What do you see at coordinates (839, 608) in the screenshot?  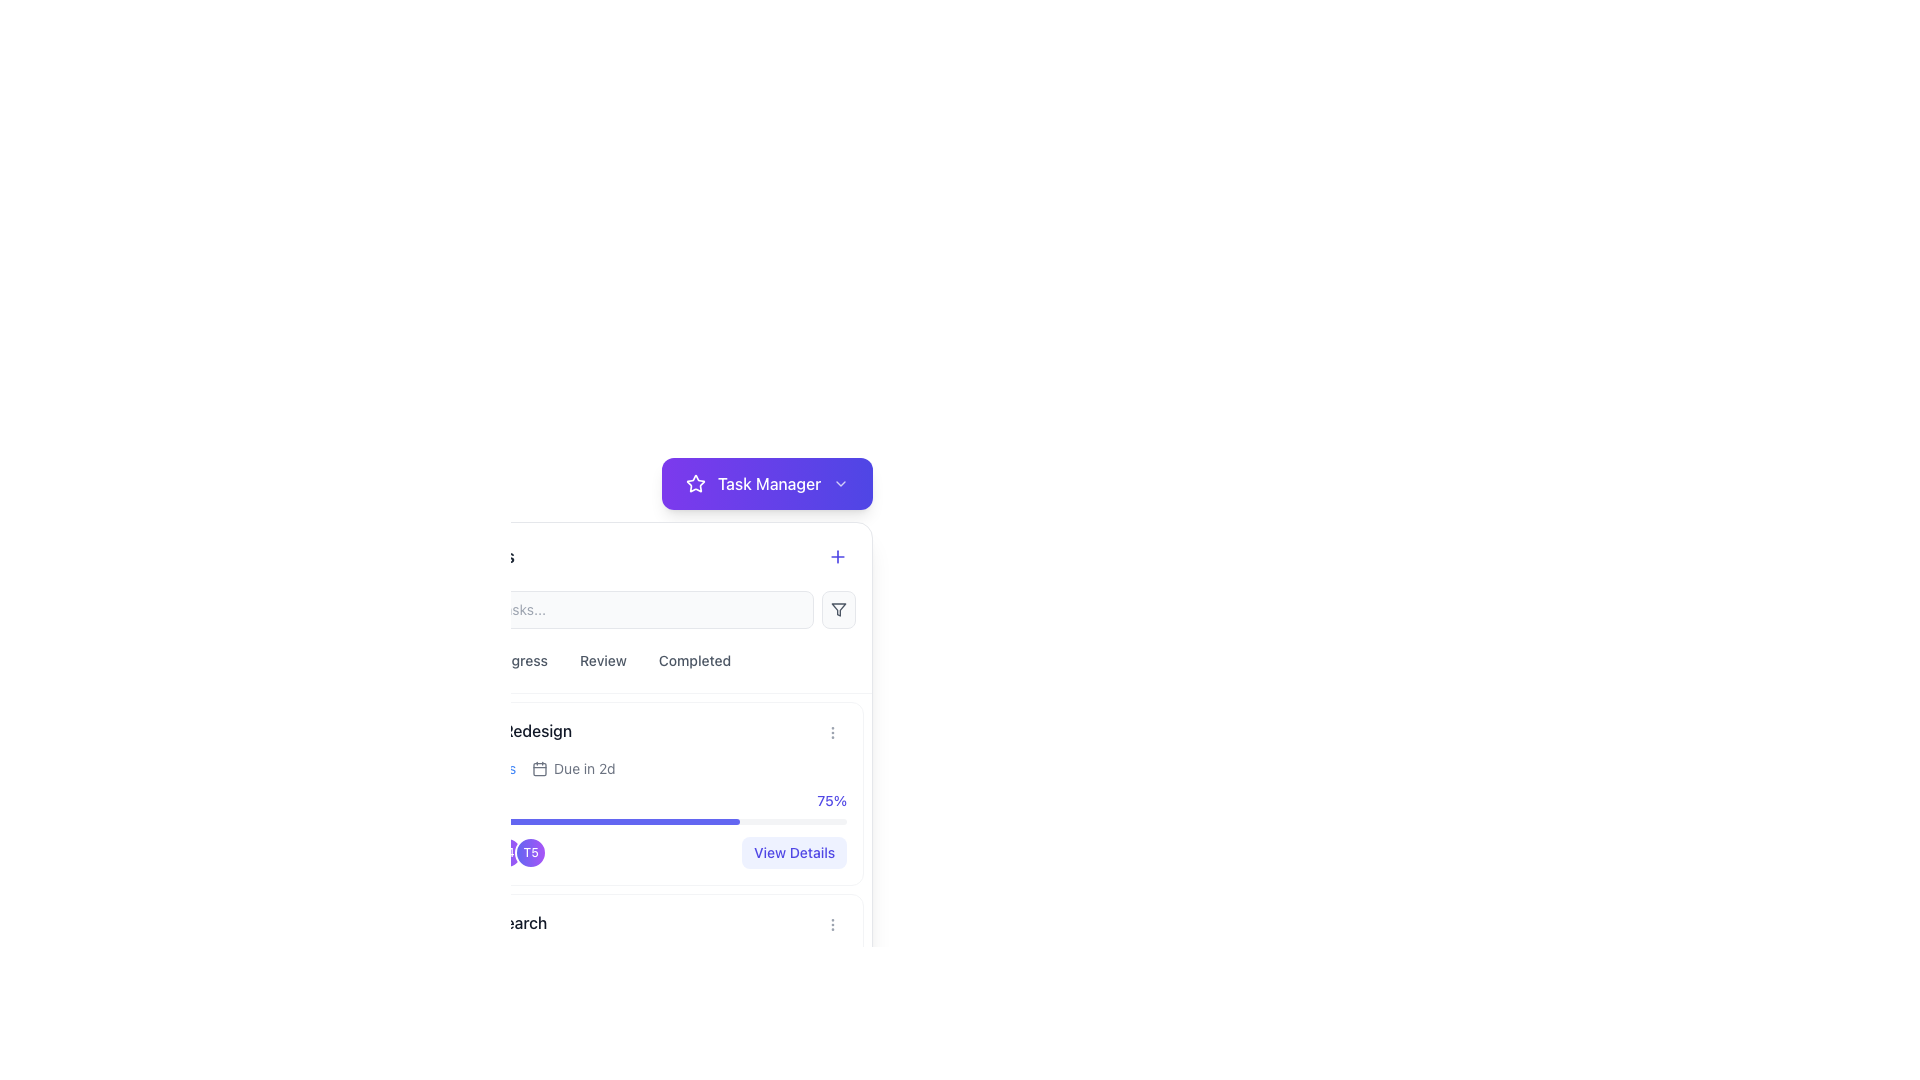 I see `the filter icon button located in the upper-middle section of the interface` at bounding box center [839, 608].